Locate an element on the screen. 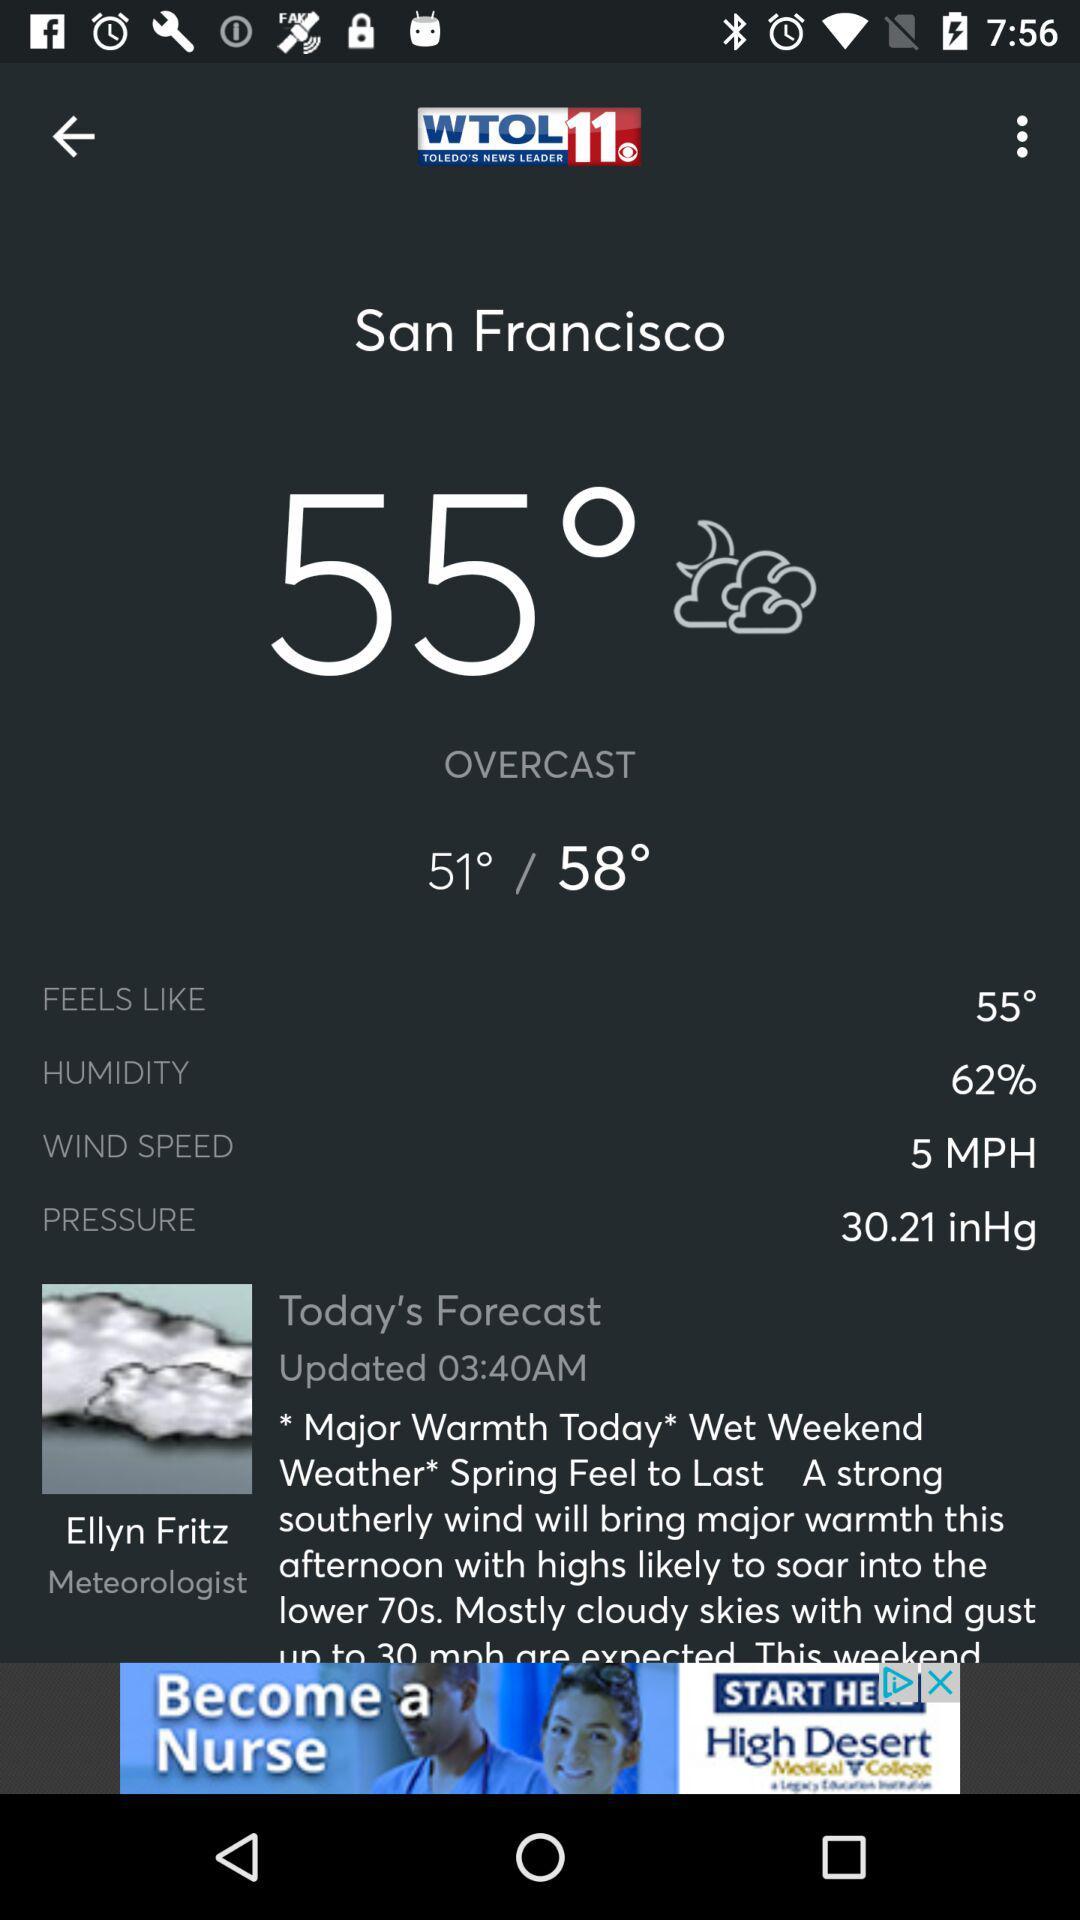 The width and height of the screenshot is (1080, 1920). advertisement is located at coordinates (540, 1727).